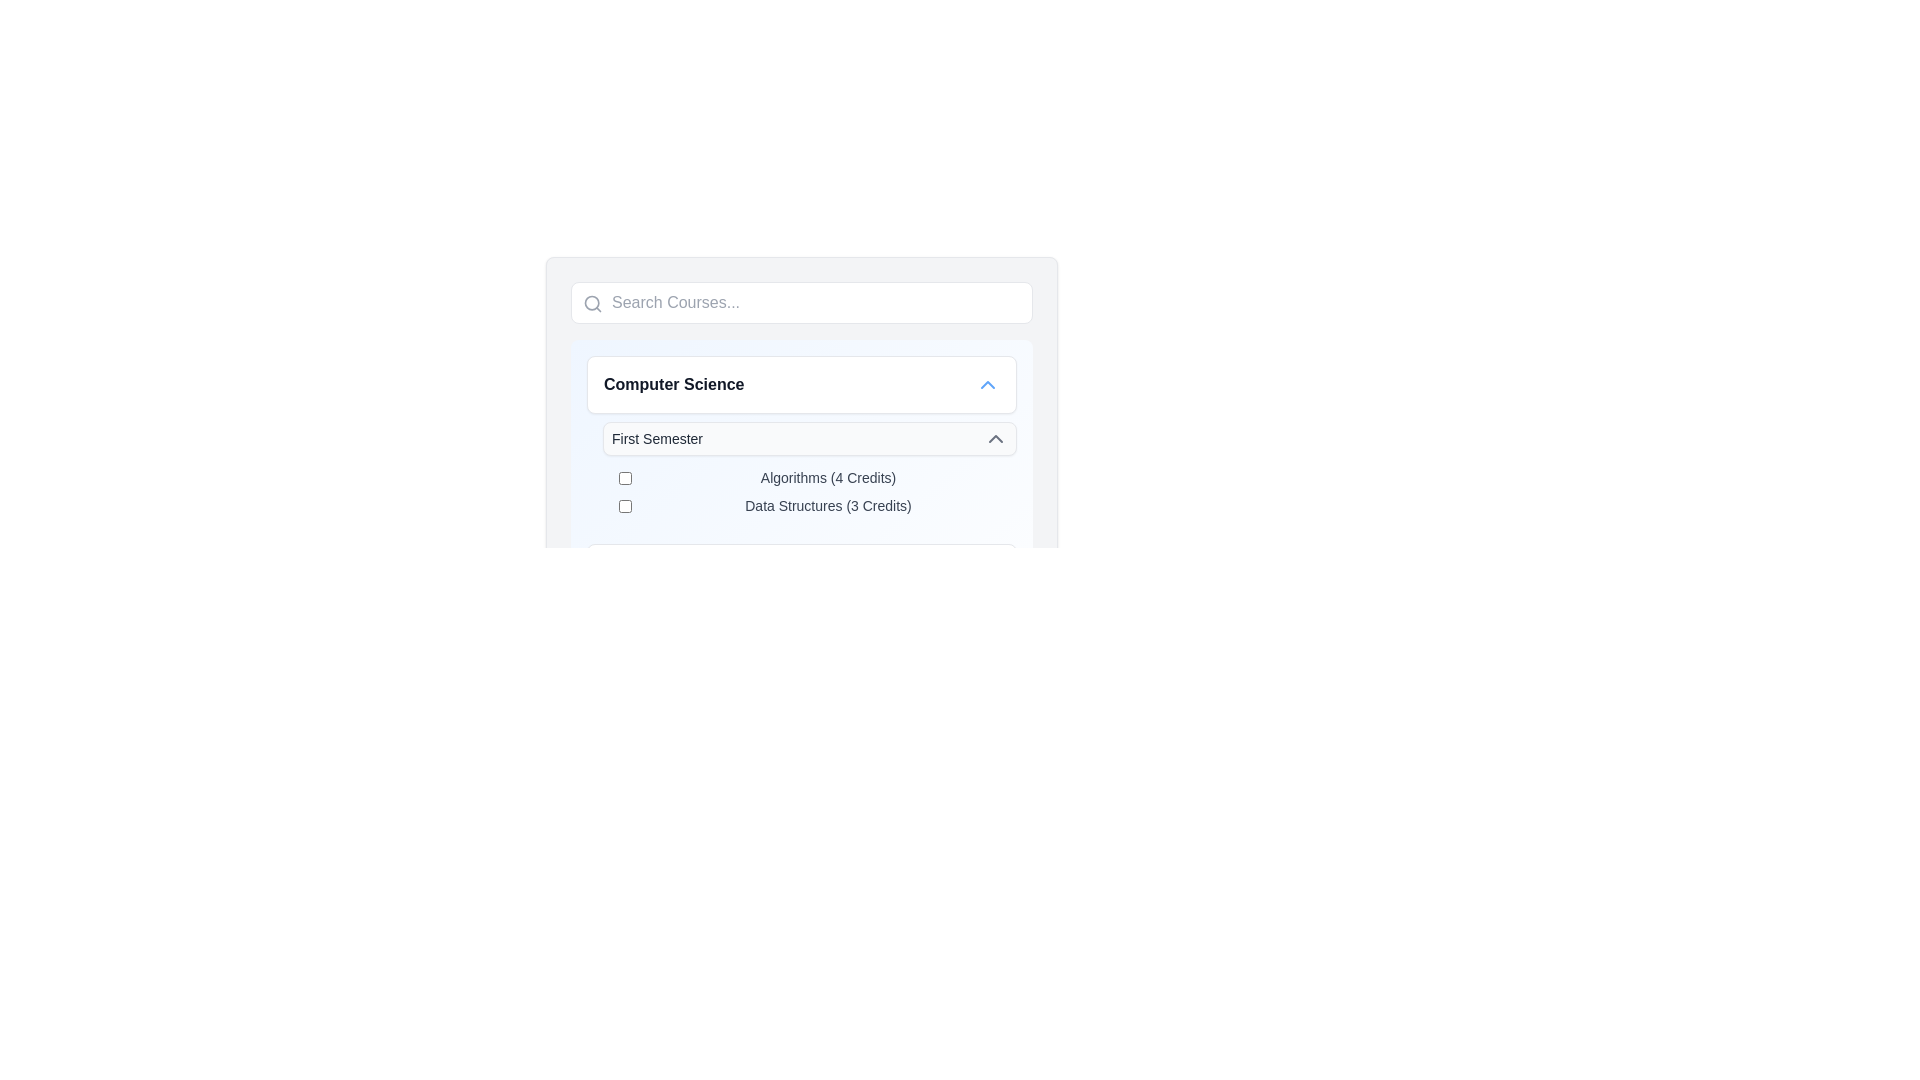  What do you see at coordinates (988, 385) in the screenshot?
I see `the small blue chevron-style triangular upward-pointing icon located at the far right of the 'Computer Science' button` at bounding box center [988, 385].